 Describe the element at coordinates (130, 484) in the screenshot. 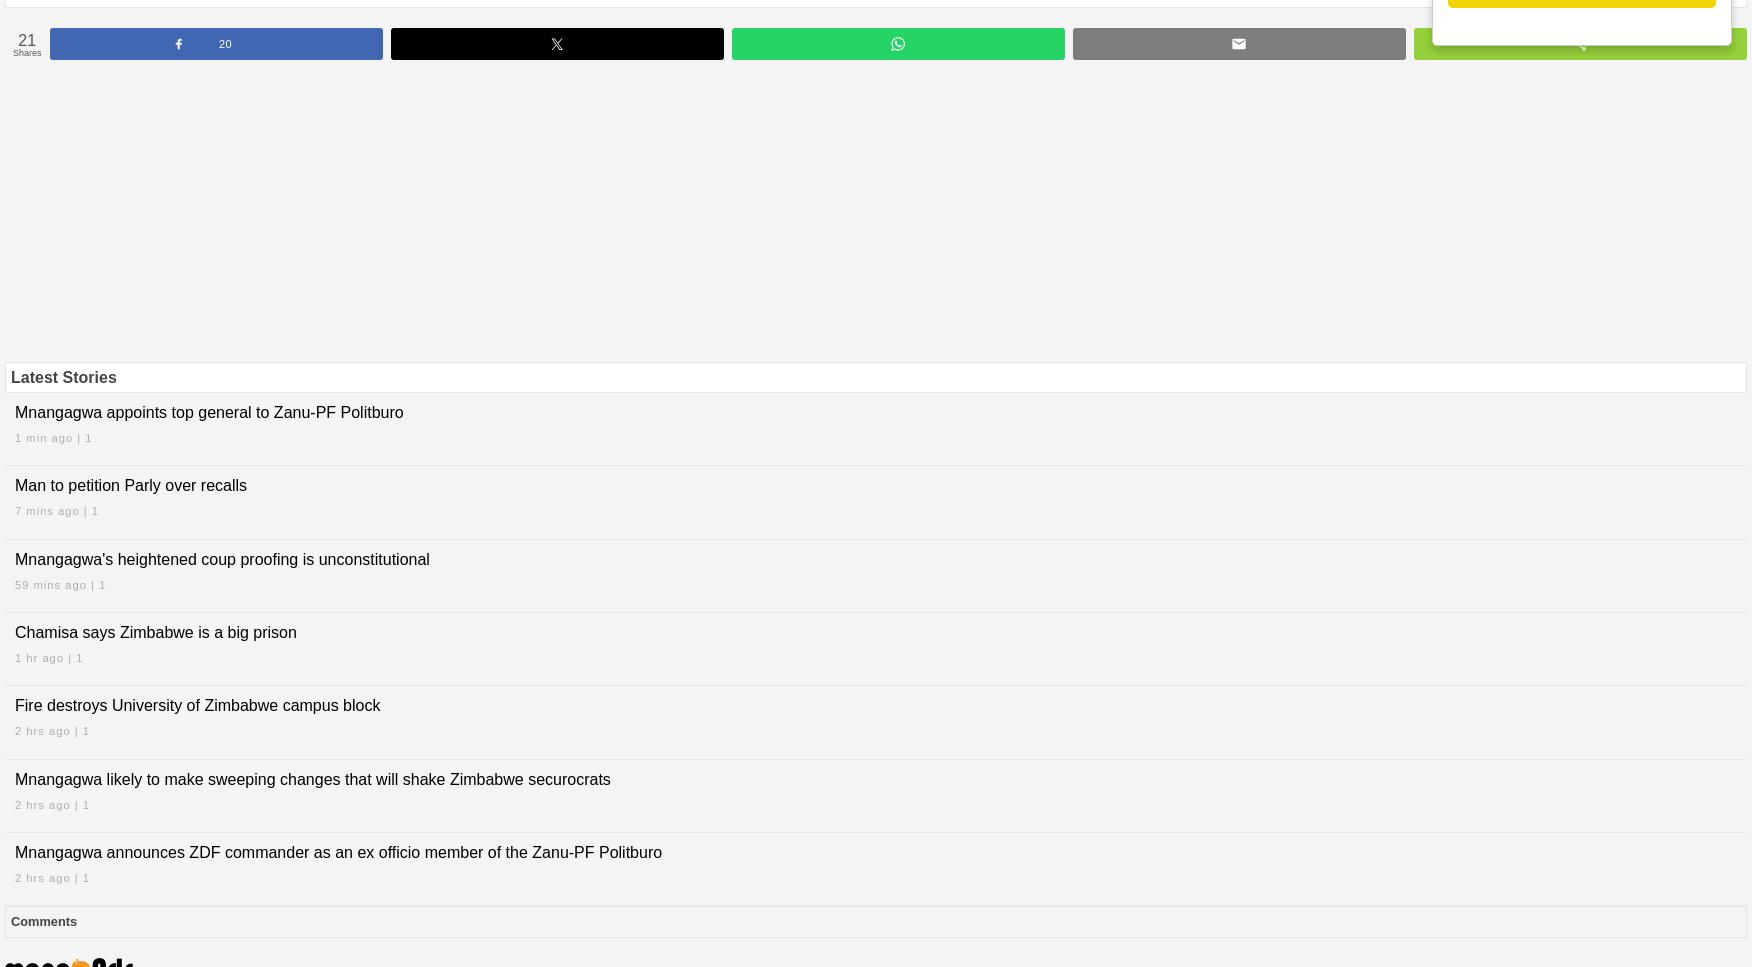

I see `'Man to petition Parly over recalls'` at that location.